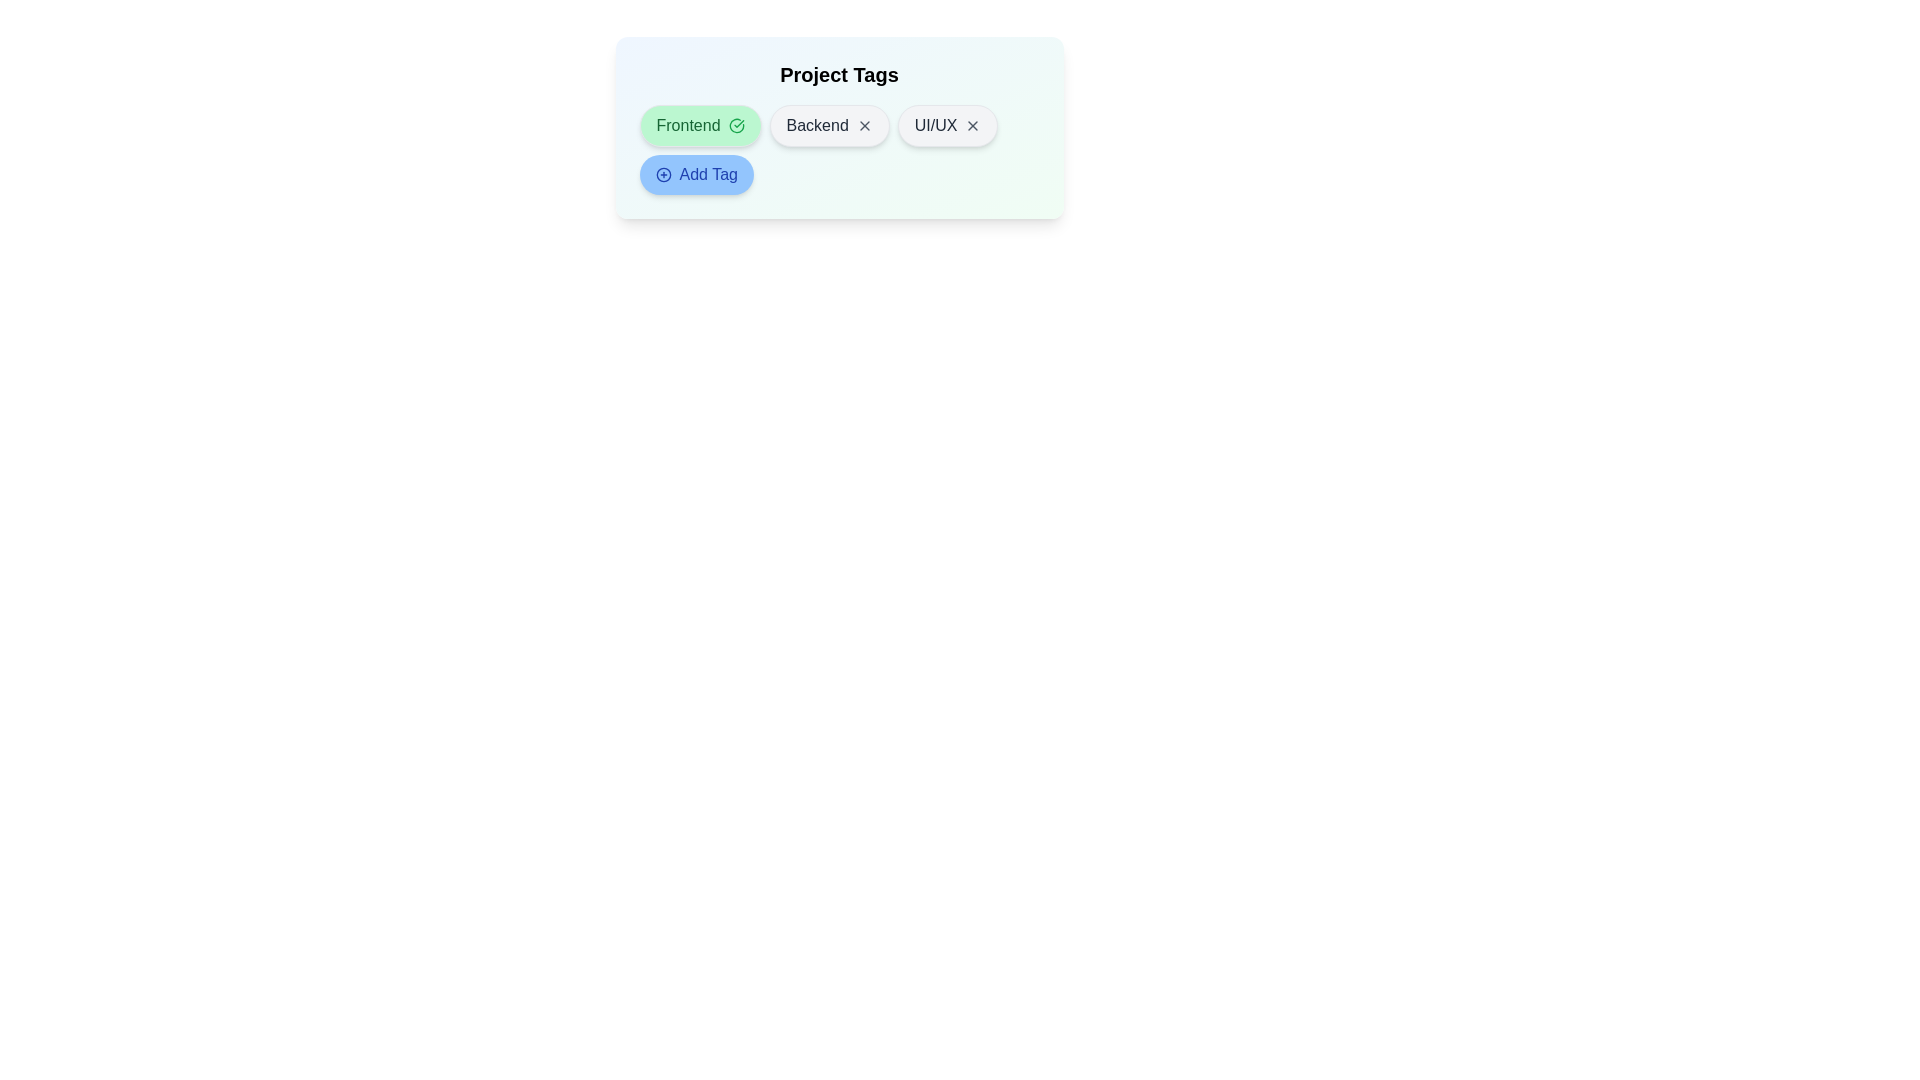  I want to click on the 'Add Tag' button to add a new tag, so click(696, 173).